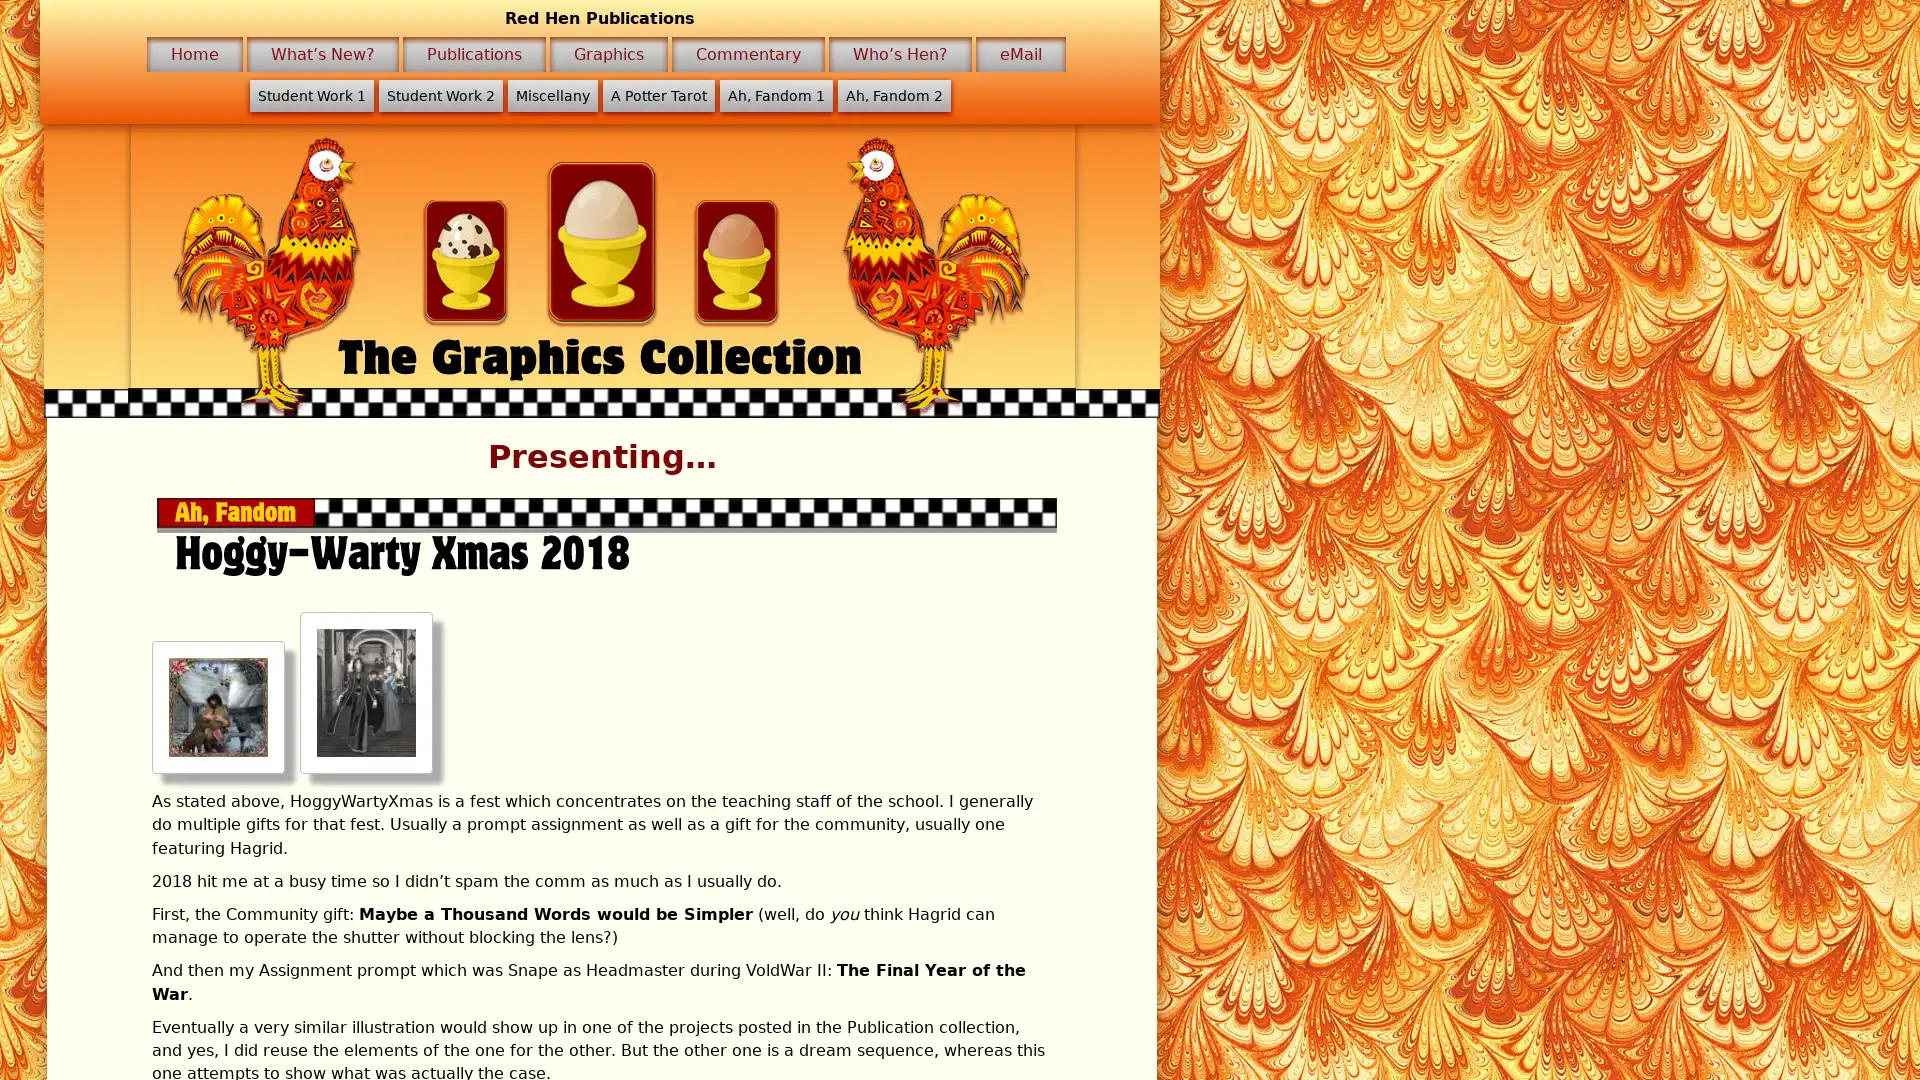  What do you see at coordinates (657, 96) in the screenshot?
I see `A Potter Tarot` at bounding box center [657, 96].